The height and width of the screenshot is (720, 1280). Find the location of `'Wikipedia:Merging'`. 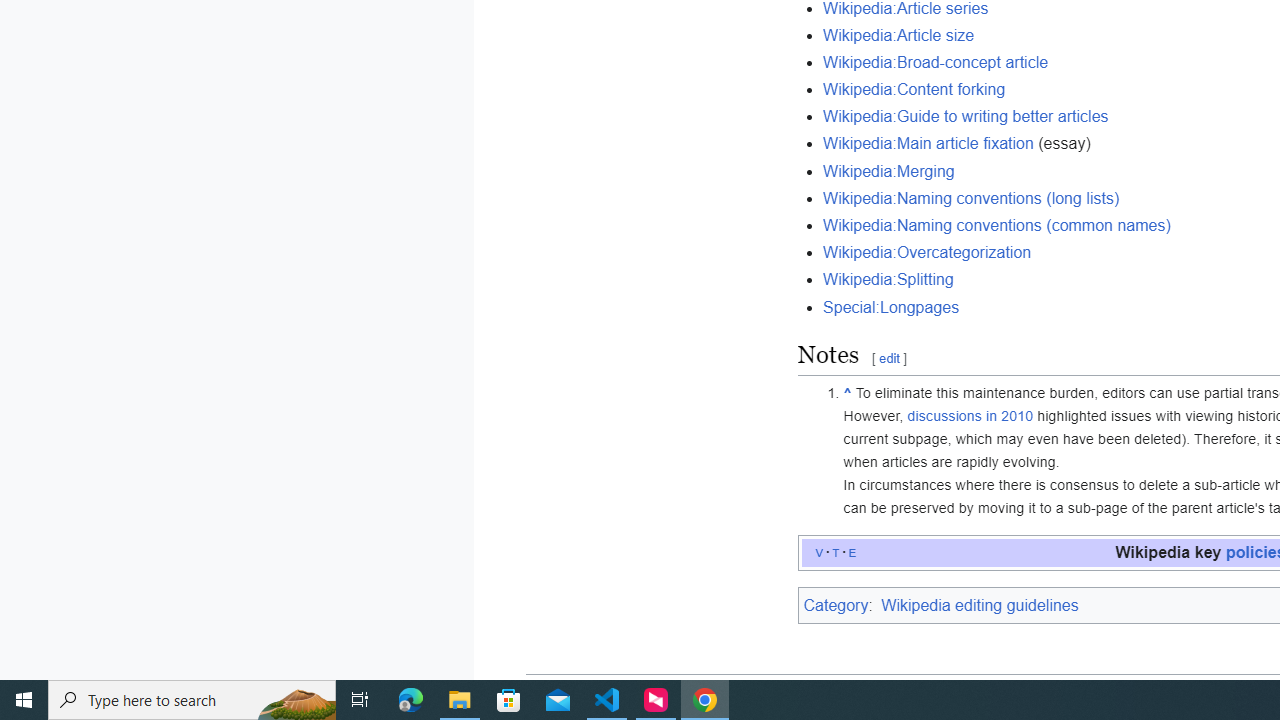

'Wikipedia:Merging' is located at coordinates (887, 170).